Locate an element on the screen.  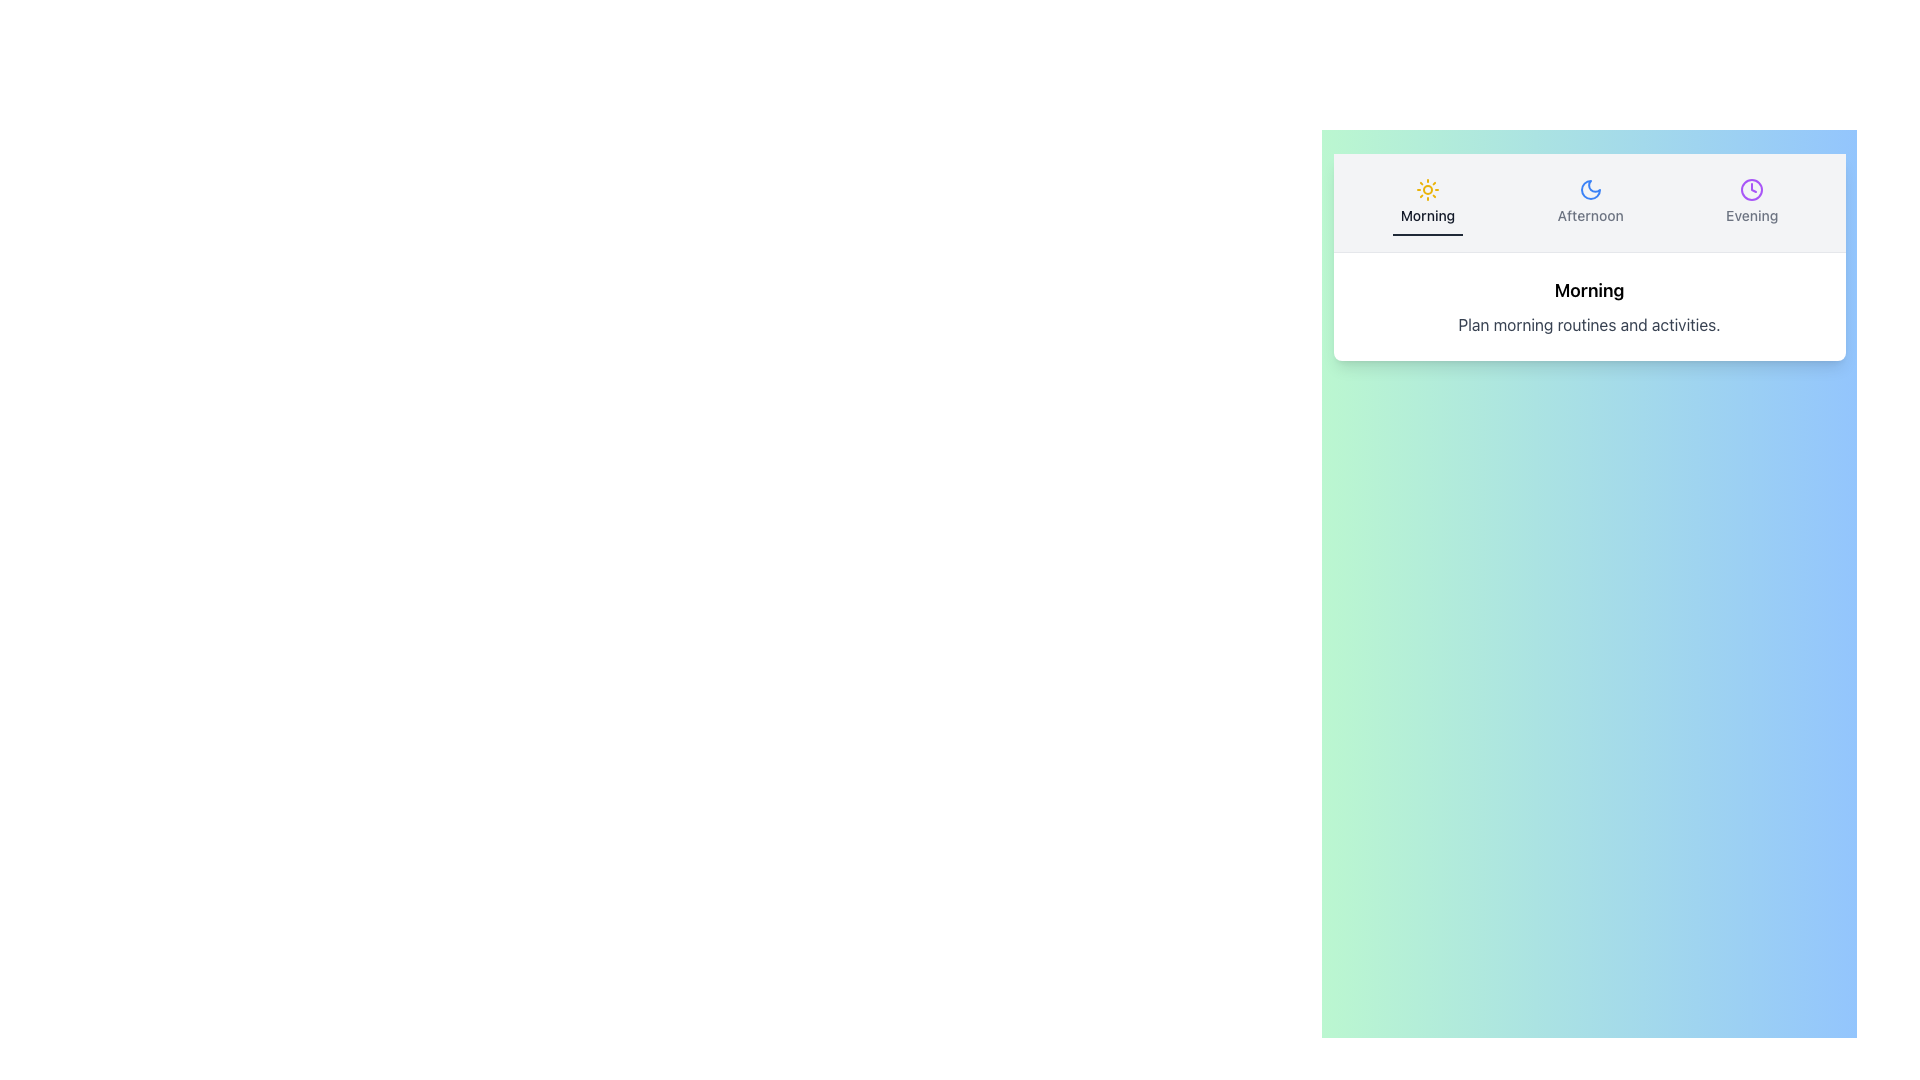
the text label displaying 'Afternoon' is located at coordinates (1589, 216).